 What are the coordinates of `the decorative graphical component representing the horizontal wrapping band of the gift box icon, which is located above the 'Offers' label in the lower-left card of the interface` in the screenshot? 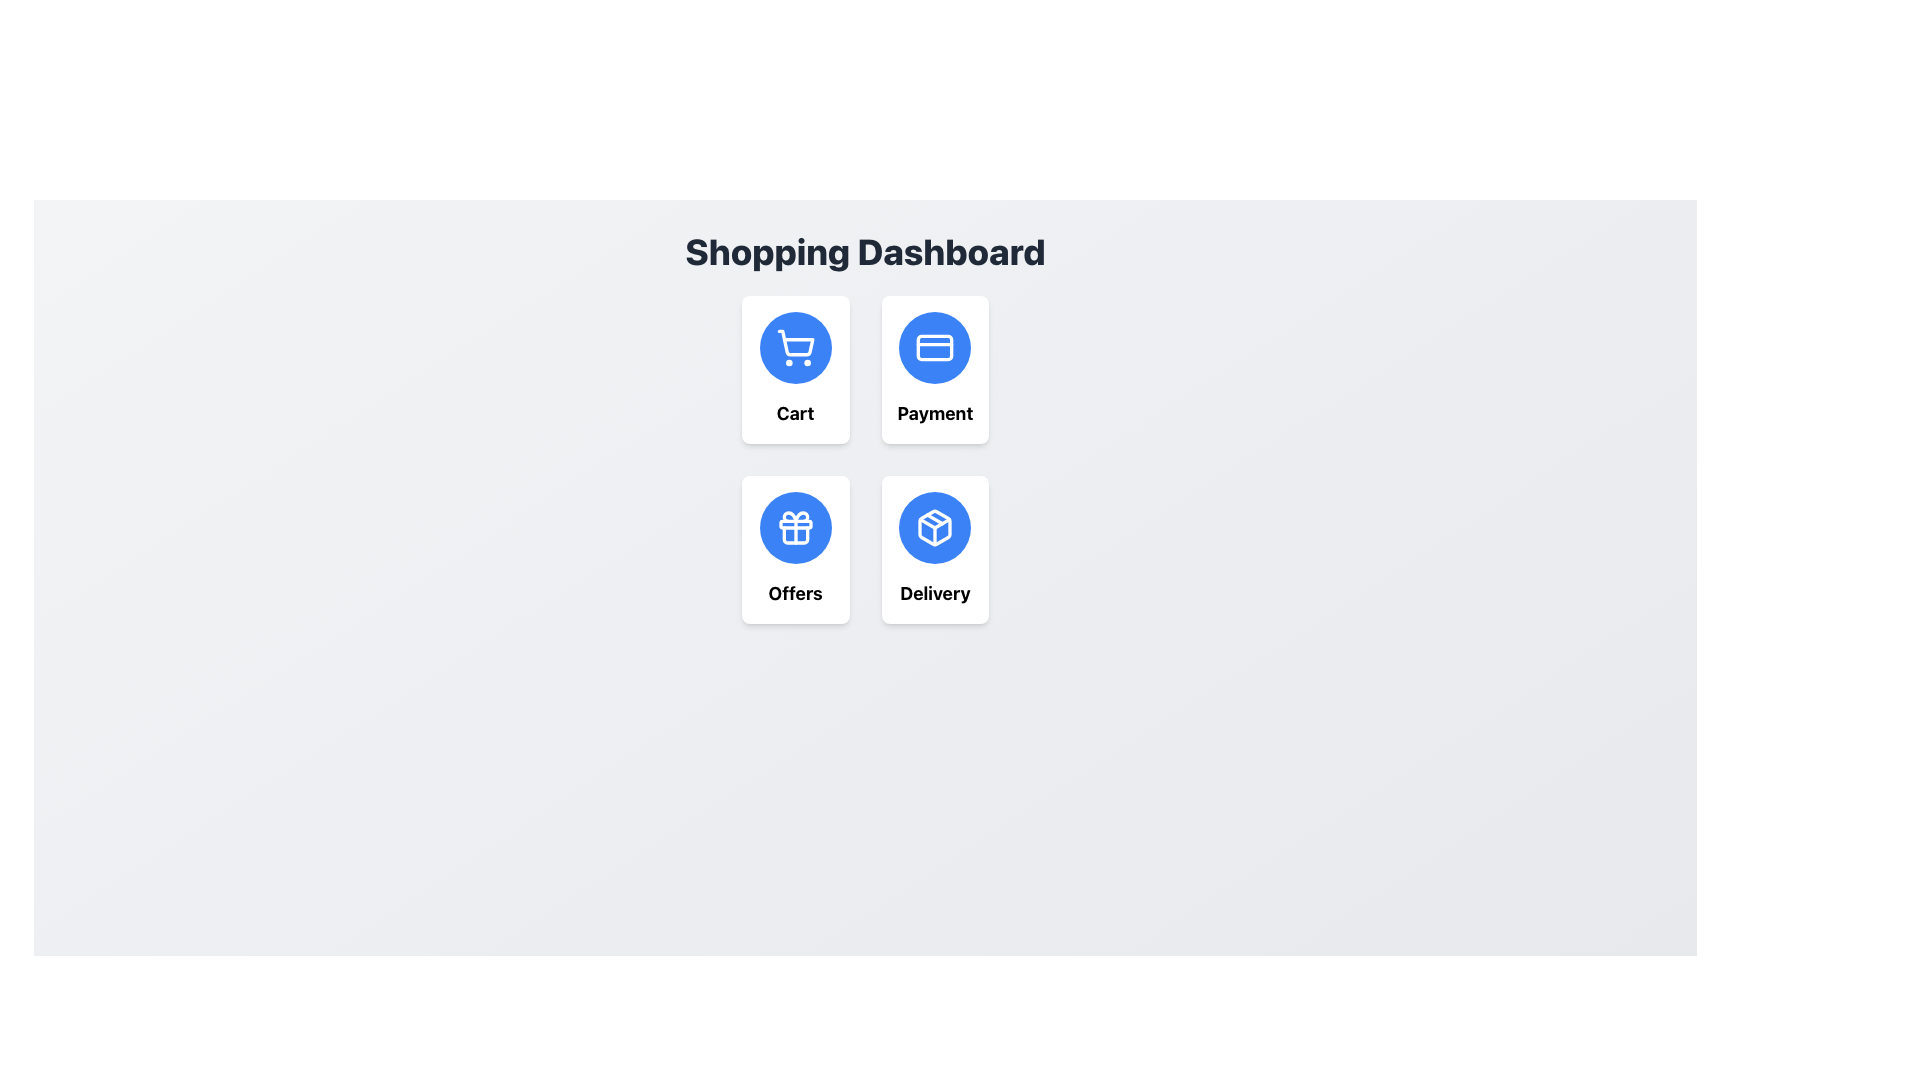 It's located at (794, 523).